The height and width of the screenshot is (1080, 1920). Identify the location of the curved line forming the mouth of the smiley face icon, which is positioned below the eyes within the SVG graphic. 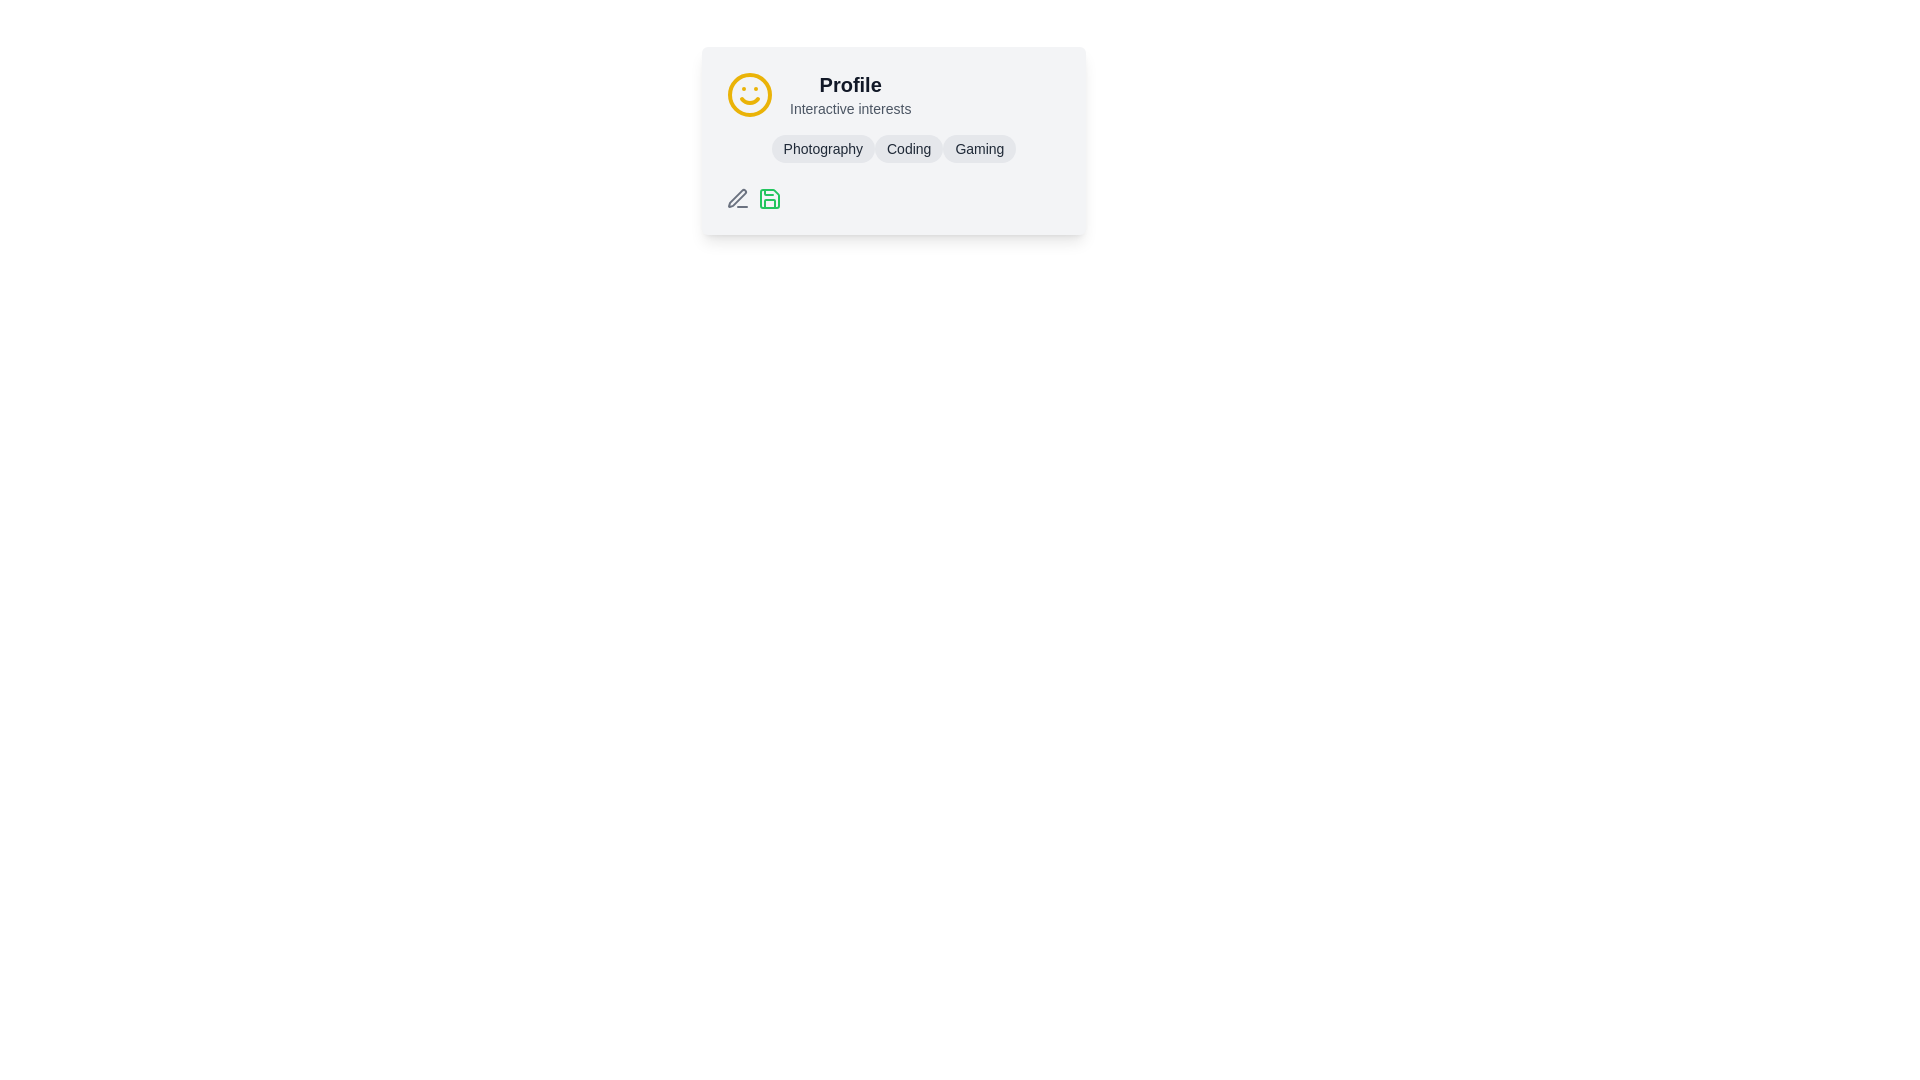
(748, 100).